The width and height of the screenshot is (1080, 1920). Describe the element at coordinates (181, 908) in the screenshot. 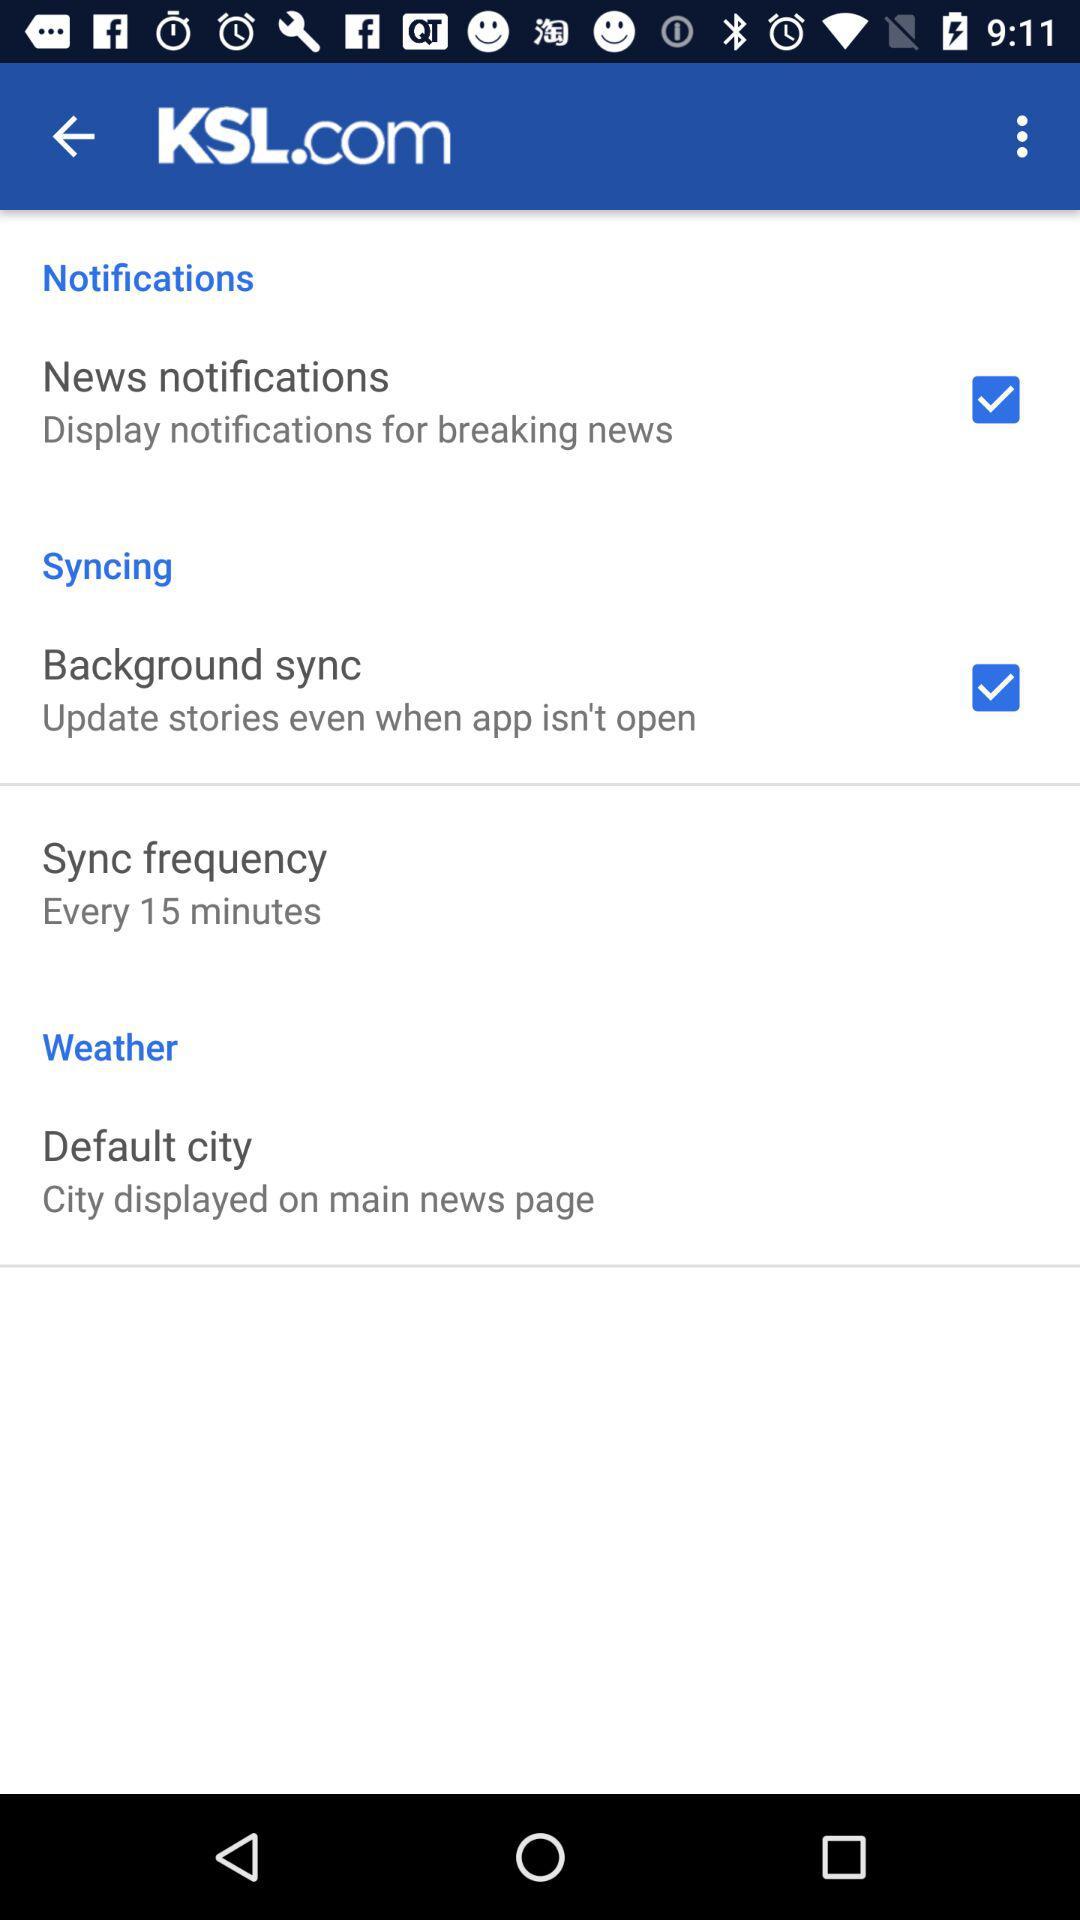

I see `the app above weather item` at that location.